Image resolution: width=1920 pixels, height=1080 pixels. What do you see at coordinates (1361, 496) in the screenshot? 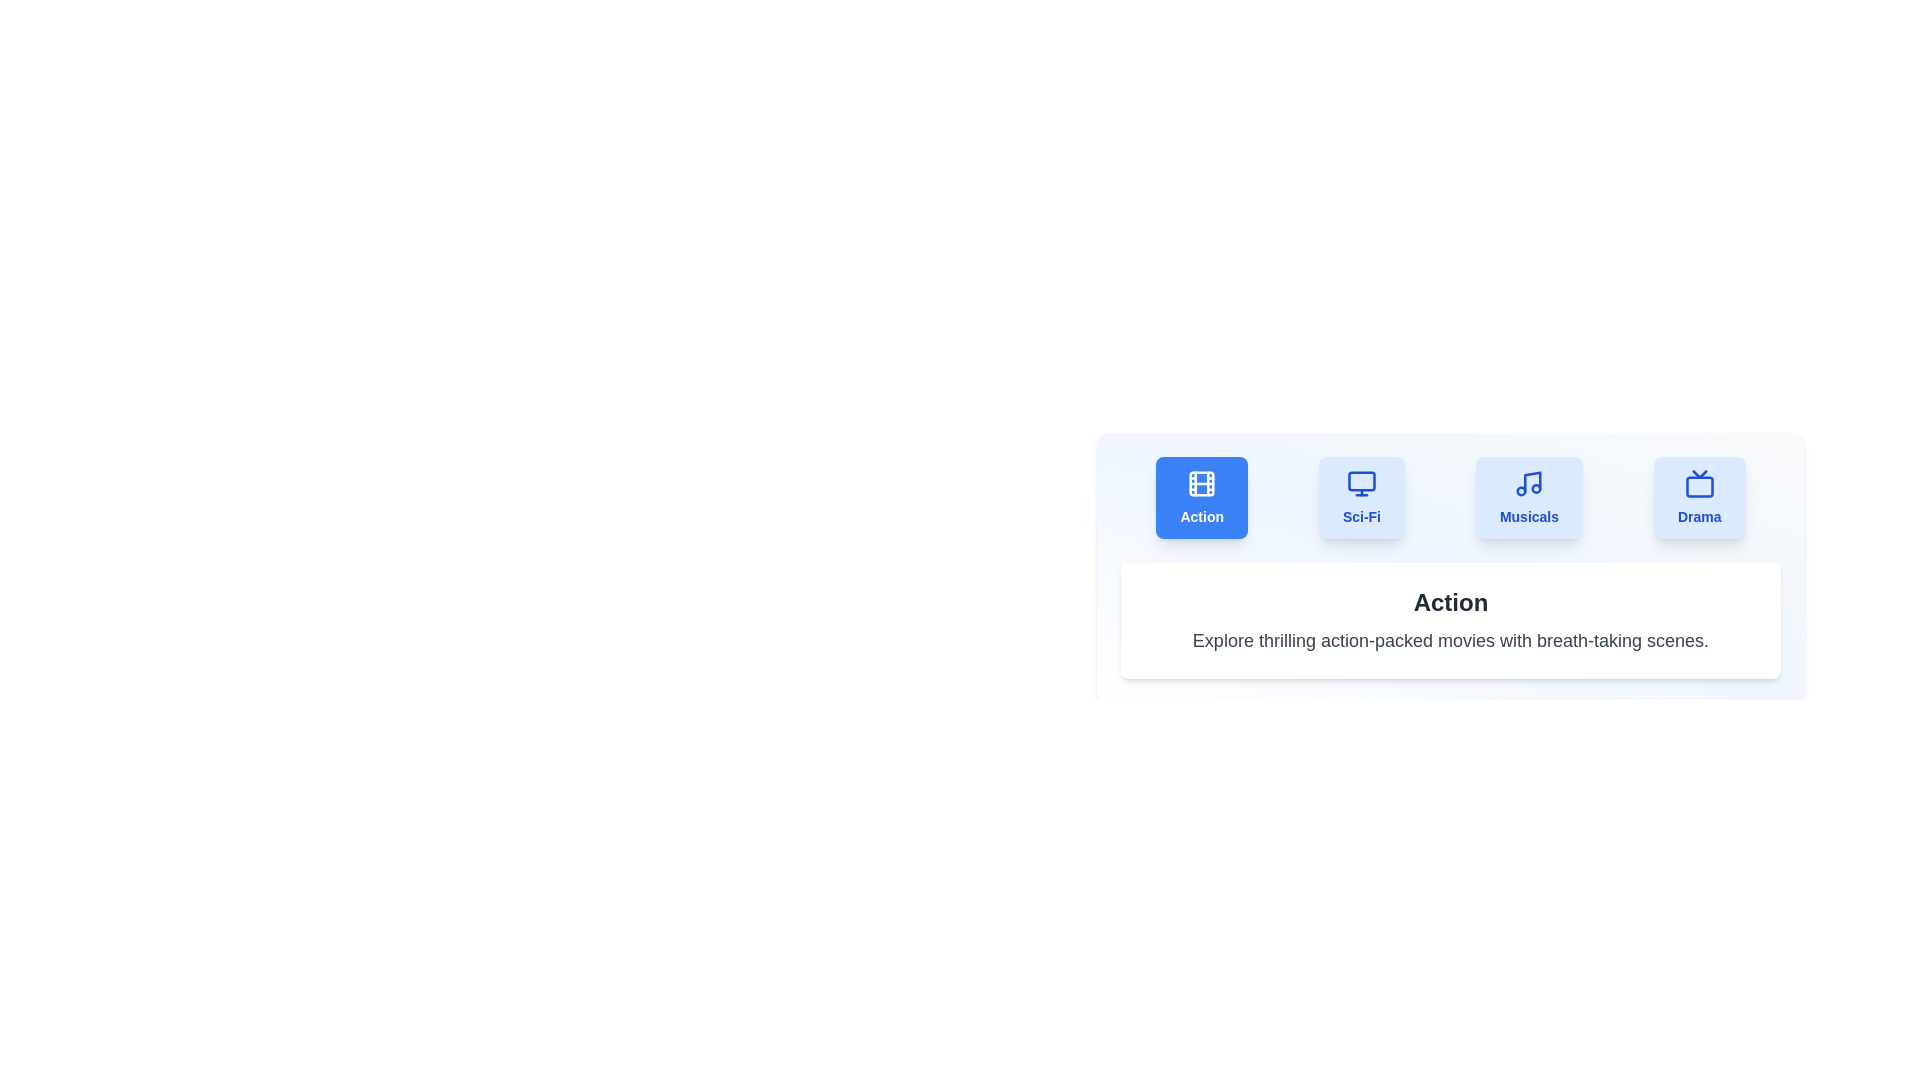
I see `the Sci-Fi tab to view its content` at bounding box center [1361, 496].